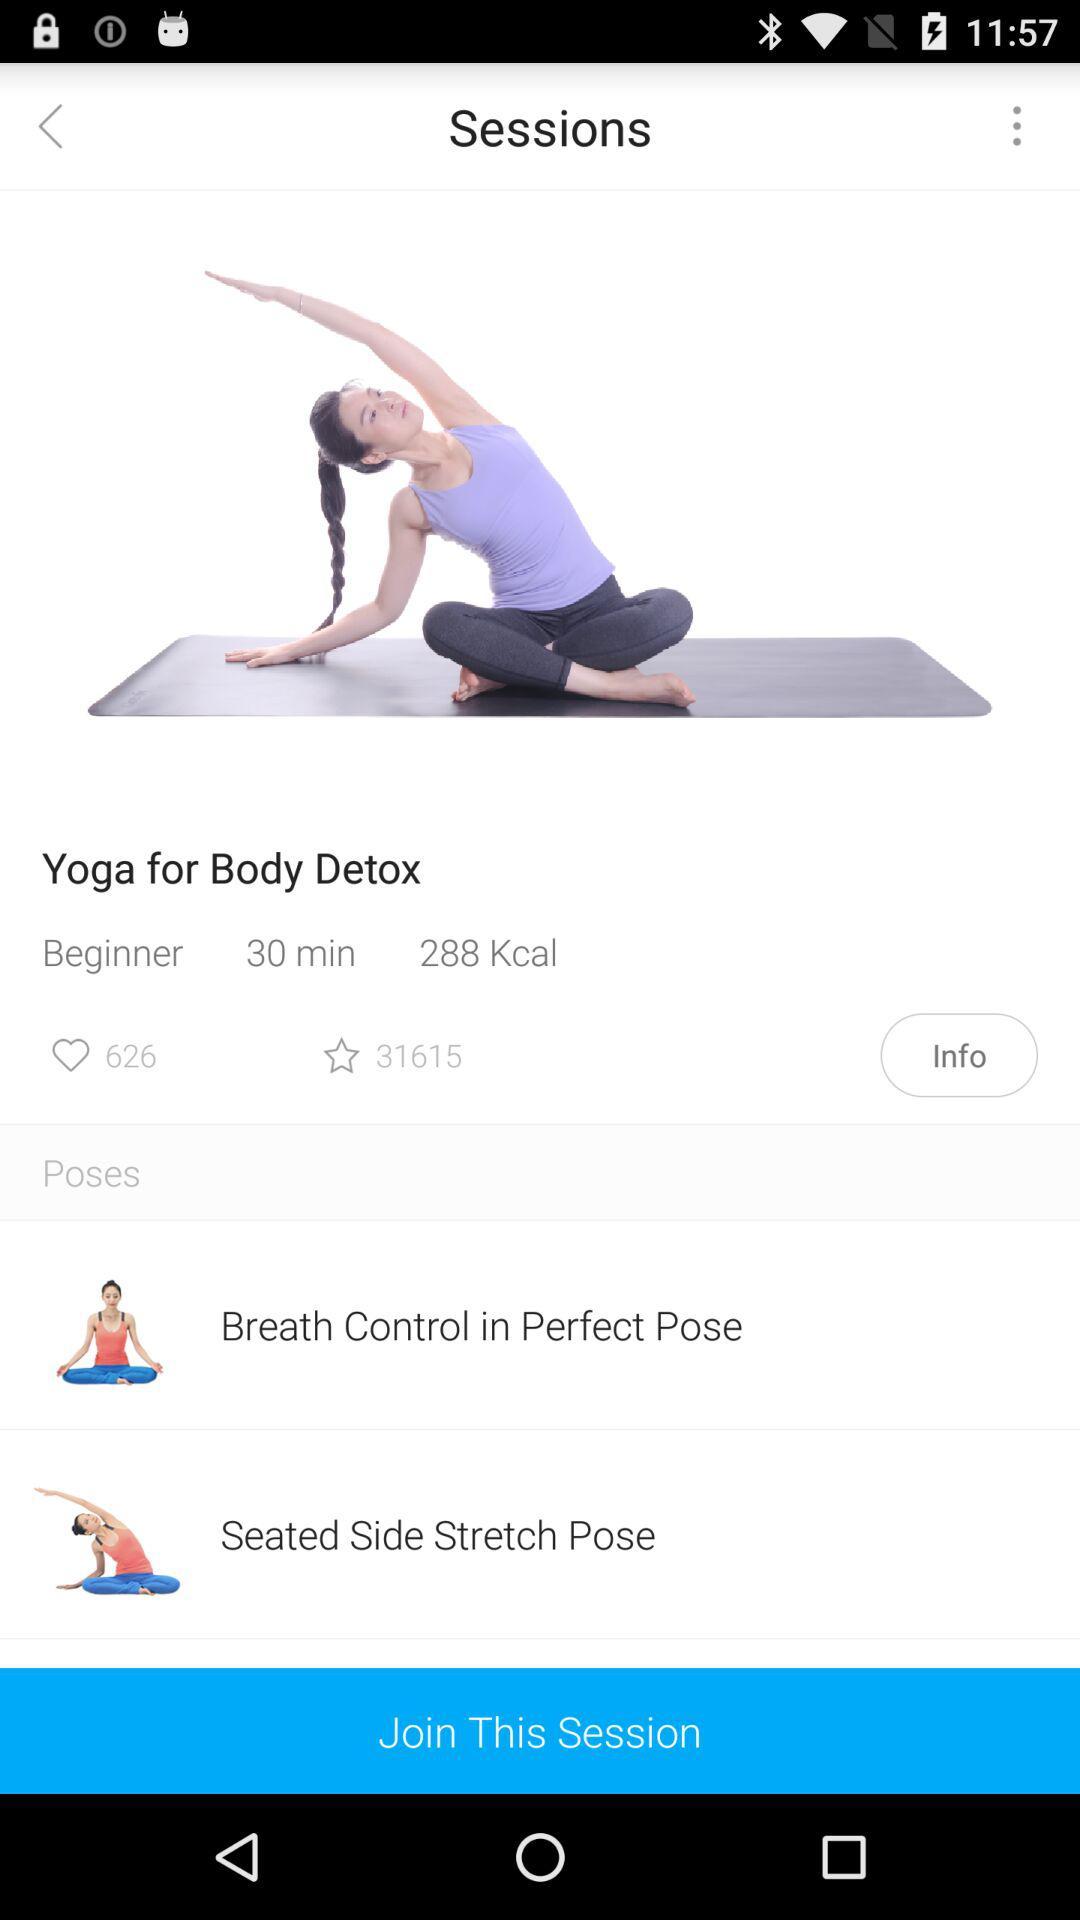  What do you see at coordinates (1017, 133) in the screenshot?
I see `the more icon` at bounding box center [1017, 133].